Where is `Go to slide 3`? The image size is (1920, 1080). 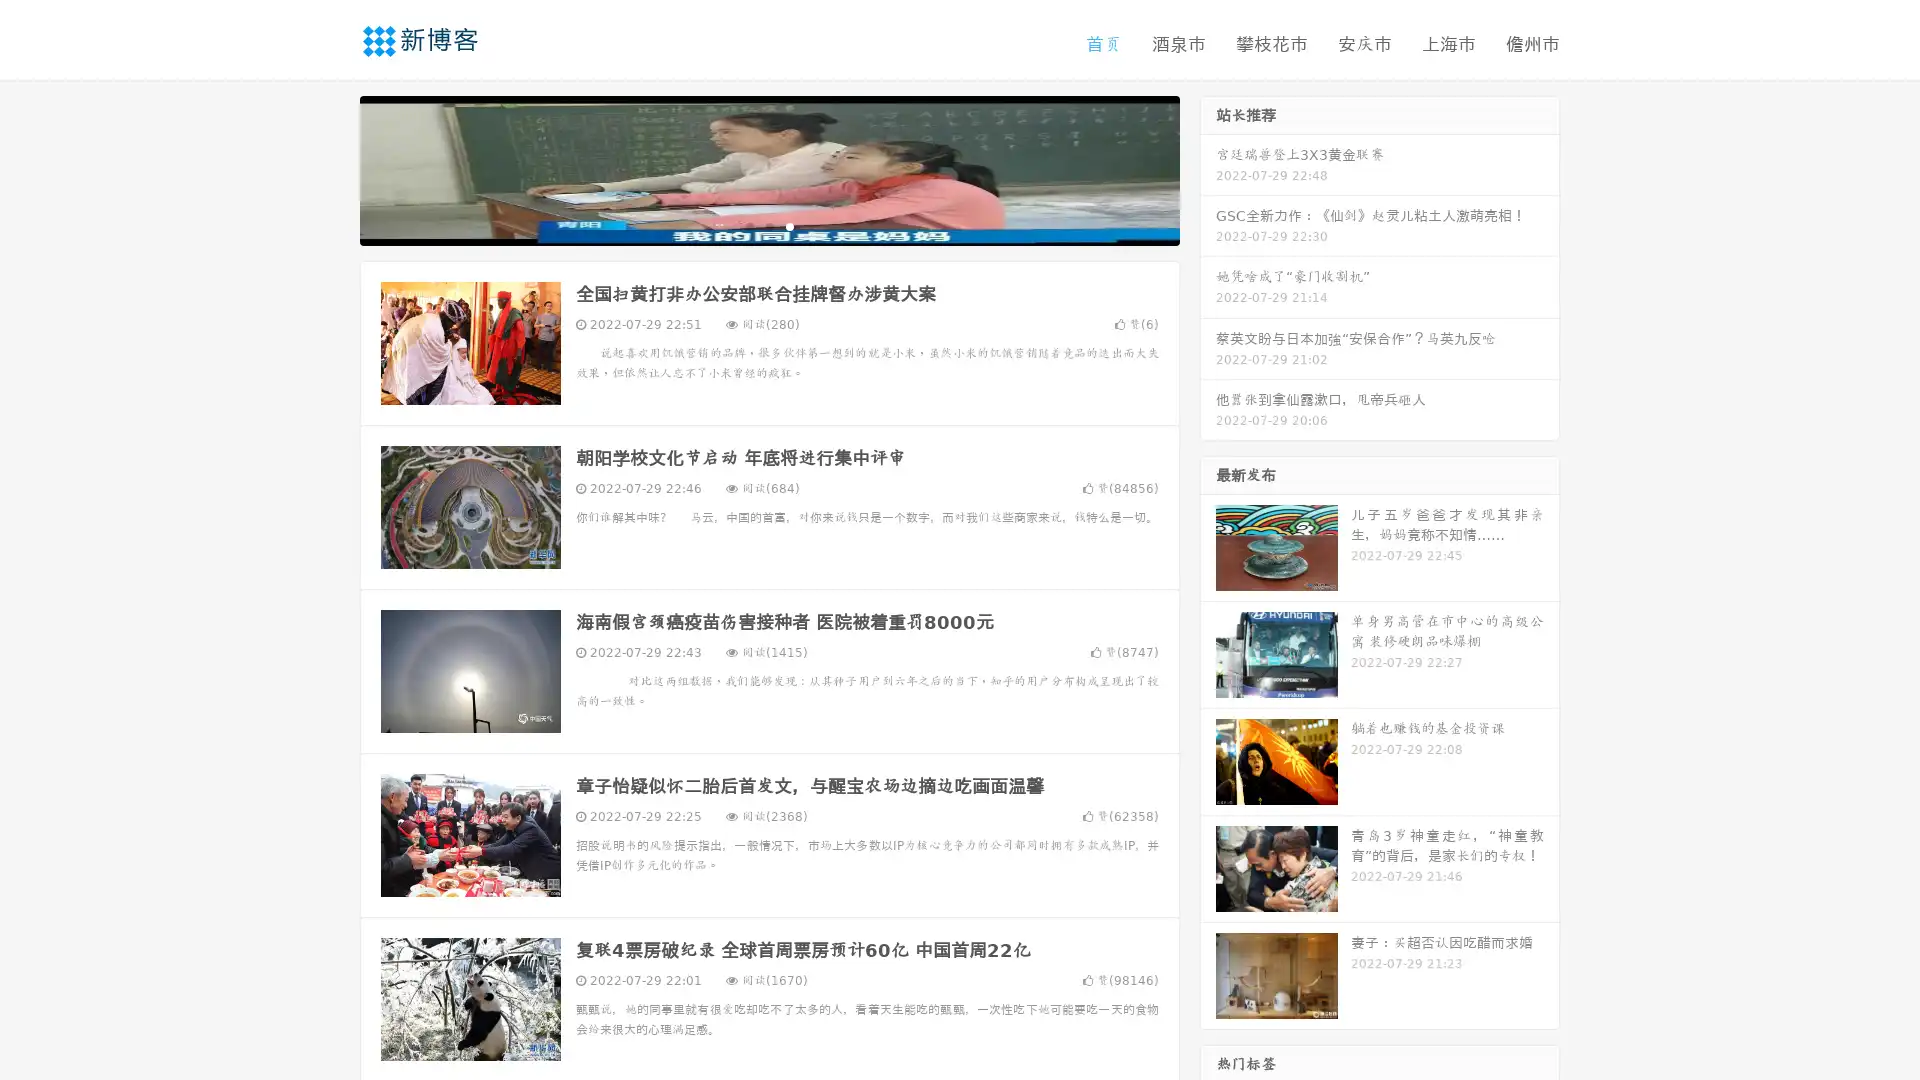
Go to slide 3 is located at coordinates (789, 225).